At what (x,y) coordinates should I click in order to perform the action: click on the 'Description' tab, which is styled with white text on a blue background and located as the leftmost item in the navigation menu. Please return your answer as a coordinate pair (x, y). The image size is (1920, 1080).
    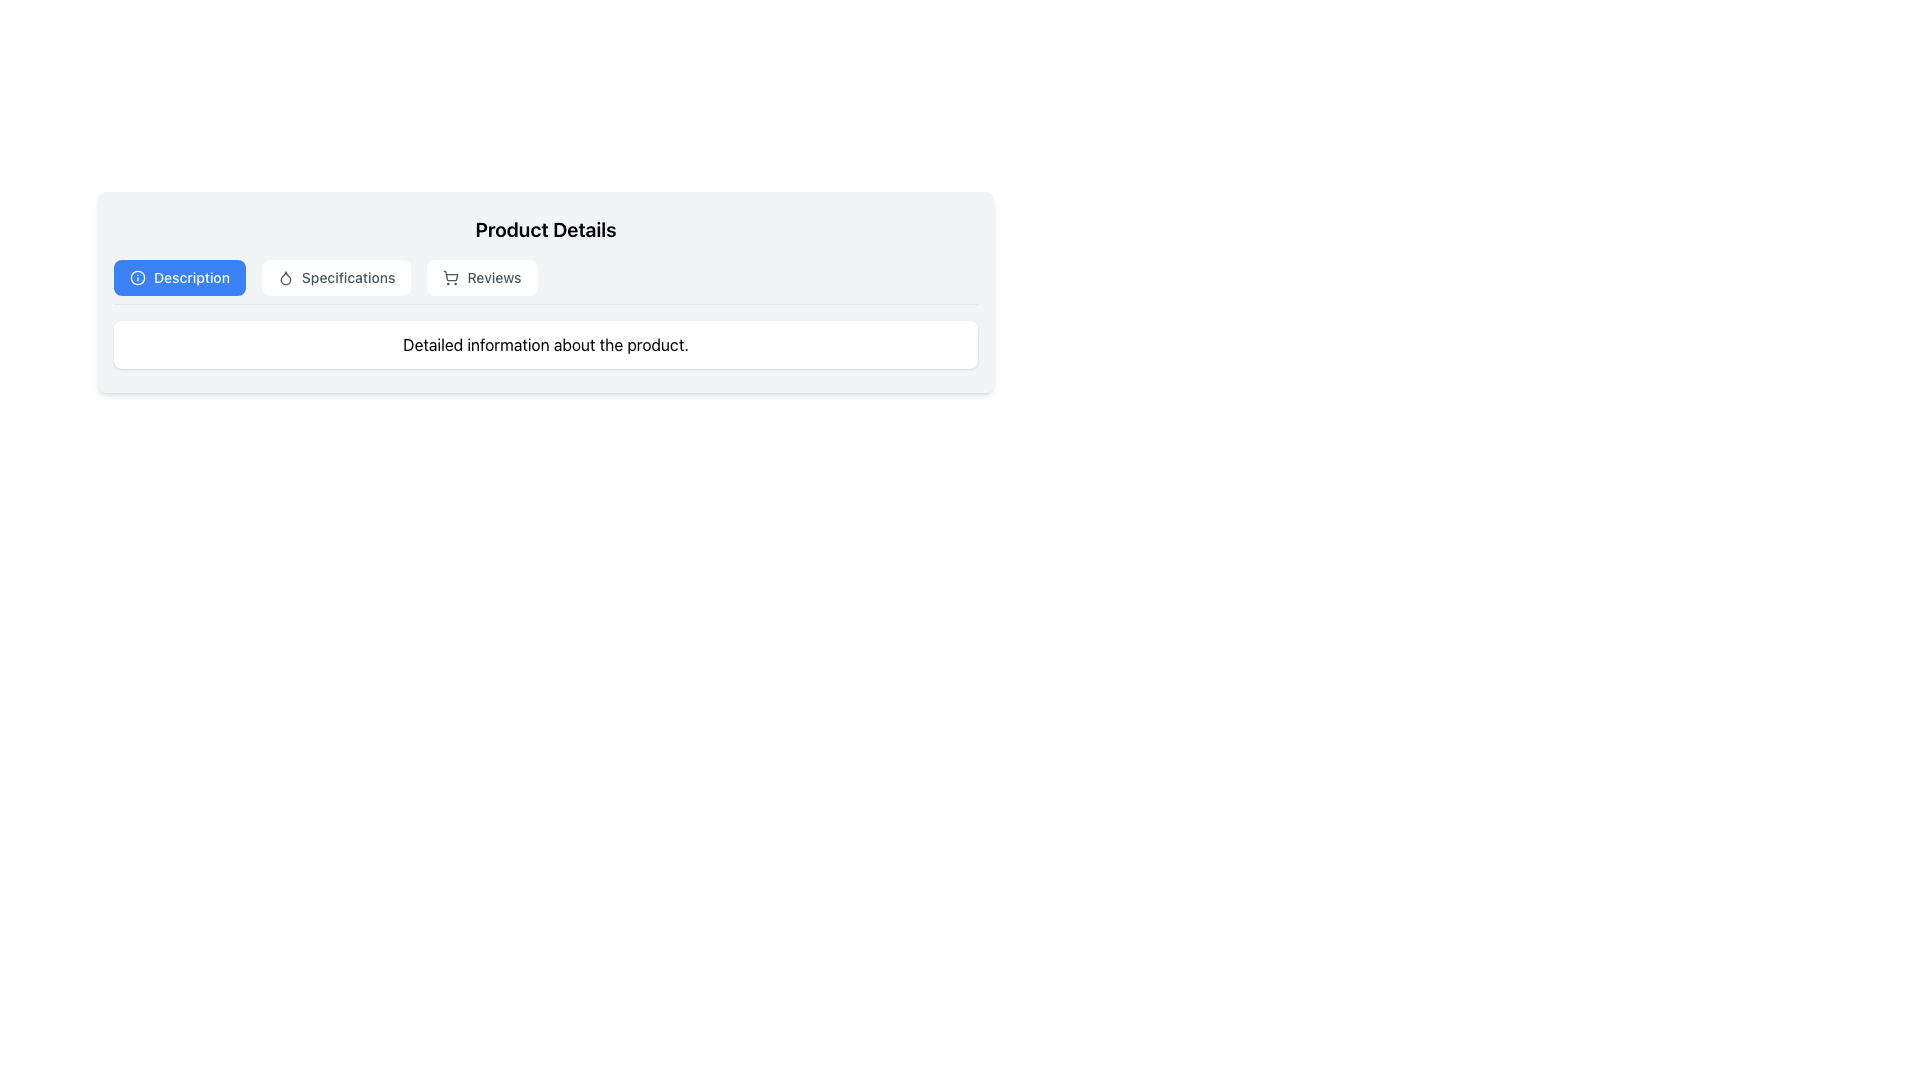
    Looking at the image, I should click on (192, 277).